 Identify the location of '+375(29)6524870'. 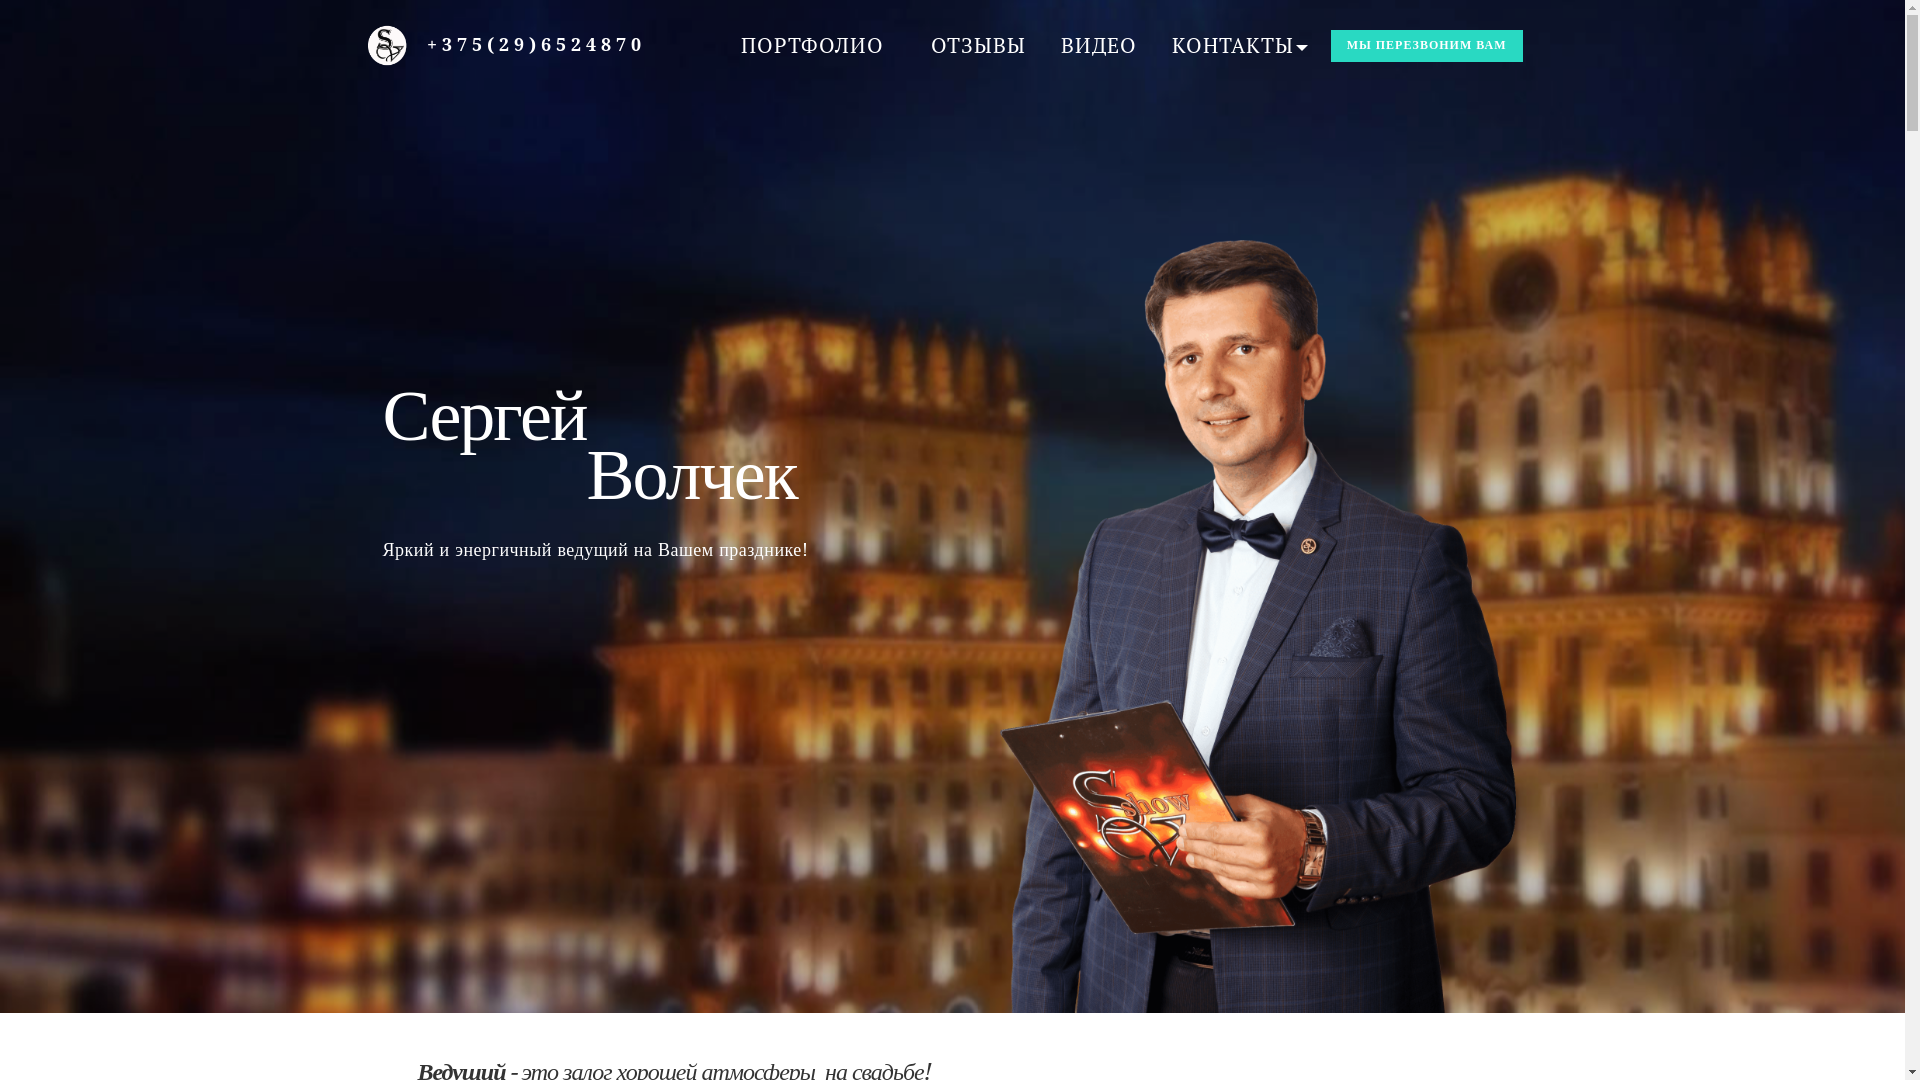
(426, 44).